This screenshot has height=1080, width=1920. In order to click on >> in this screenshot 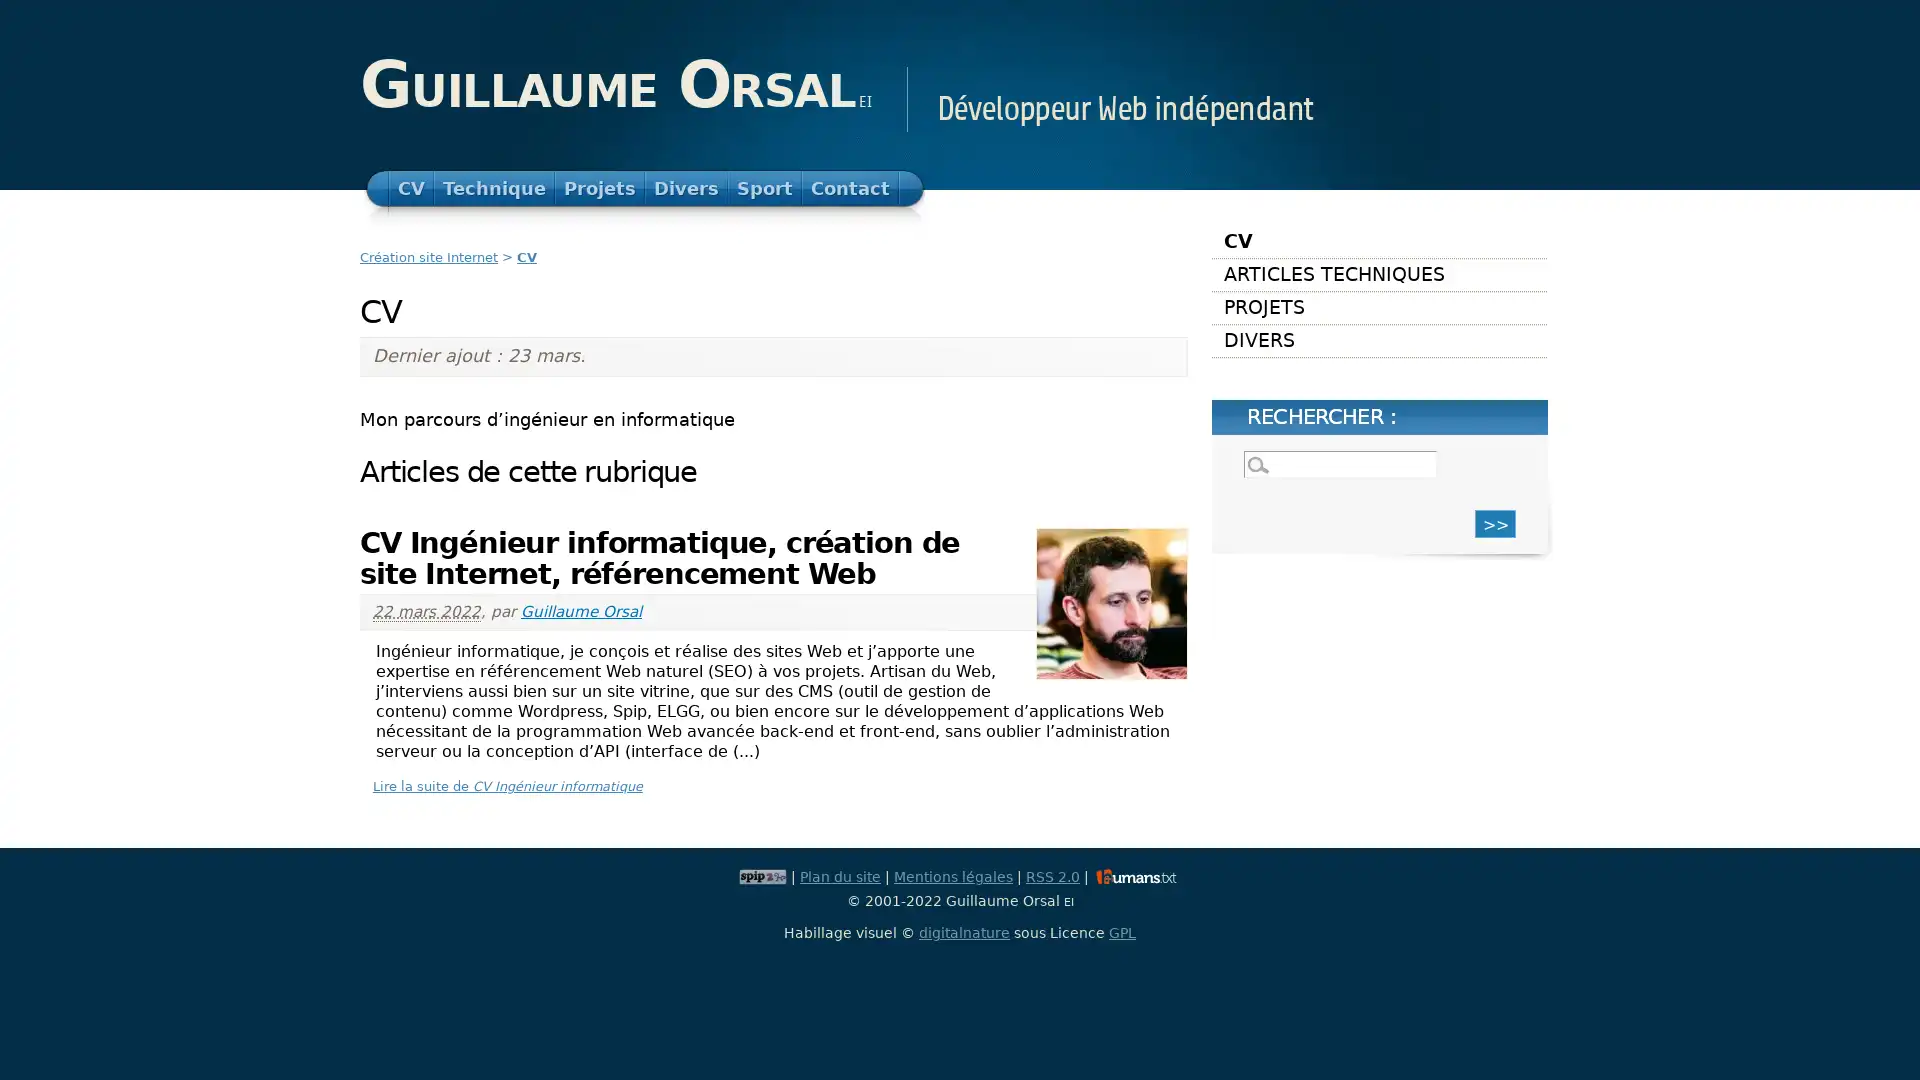, I will do `click(1495, 522)`.